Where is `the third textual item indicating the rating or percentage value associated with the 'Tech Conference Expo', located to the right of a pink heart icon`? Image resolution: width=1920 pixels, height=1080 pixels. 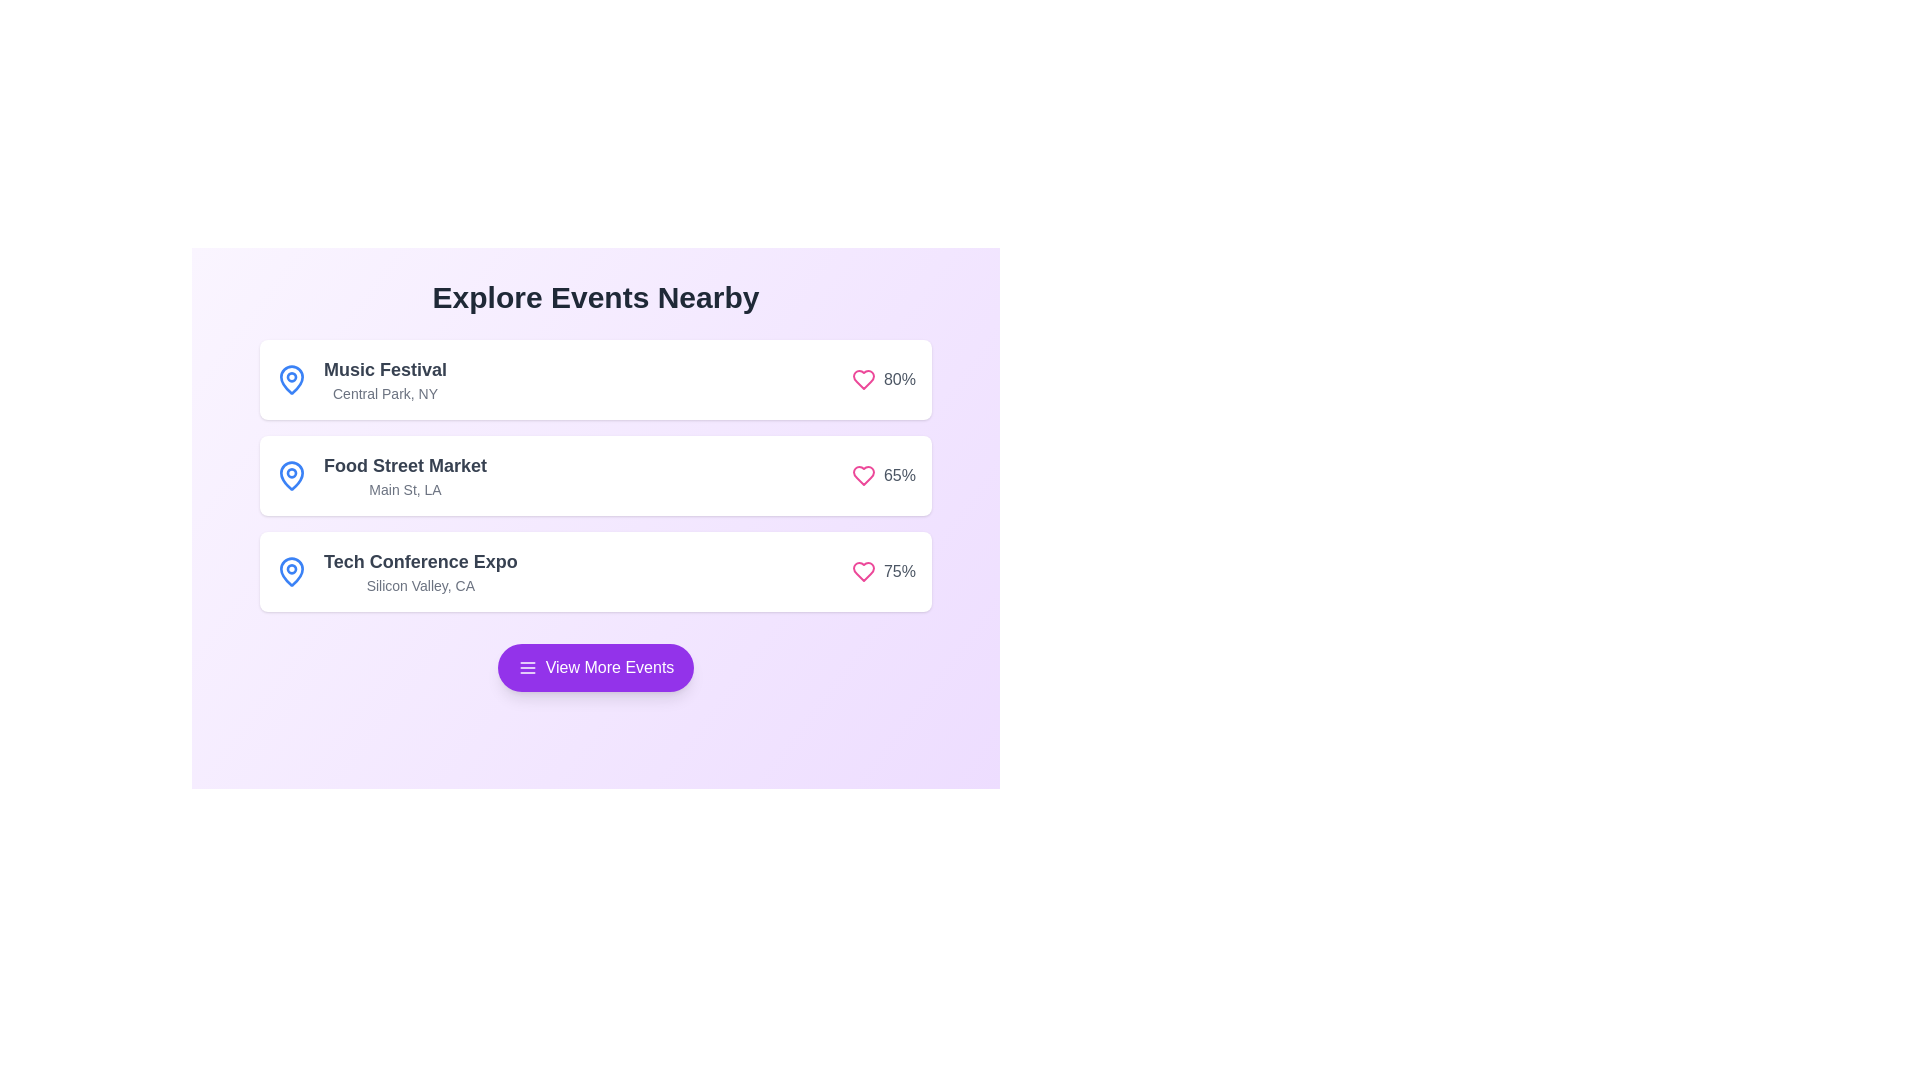 the third textual item indicating the rating or percentage value associated with the 'Tech Conference Expo', located to the right of a pink heart icon is located at coordinates (898, 571).